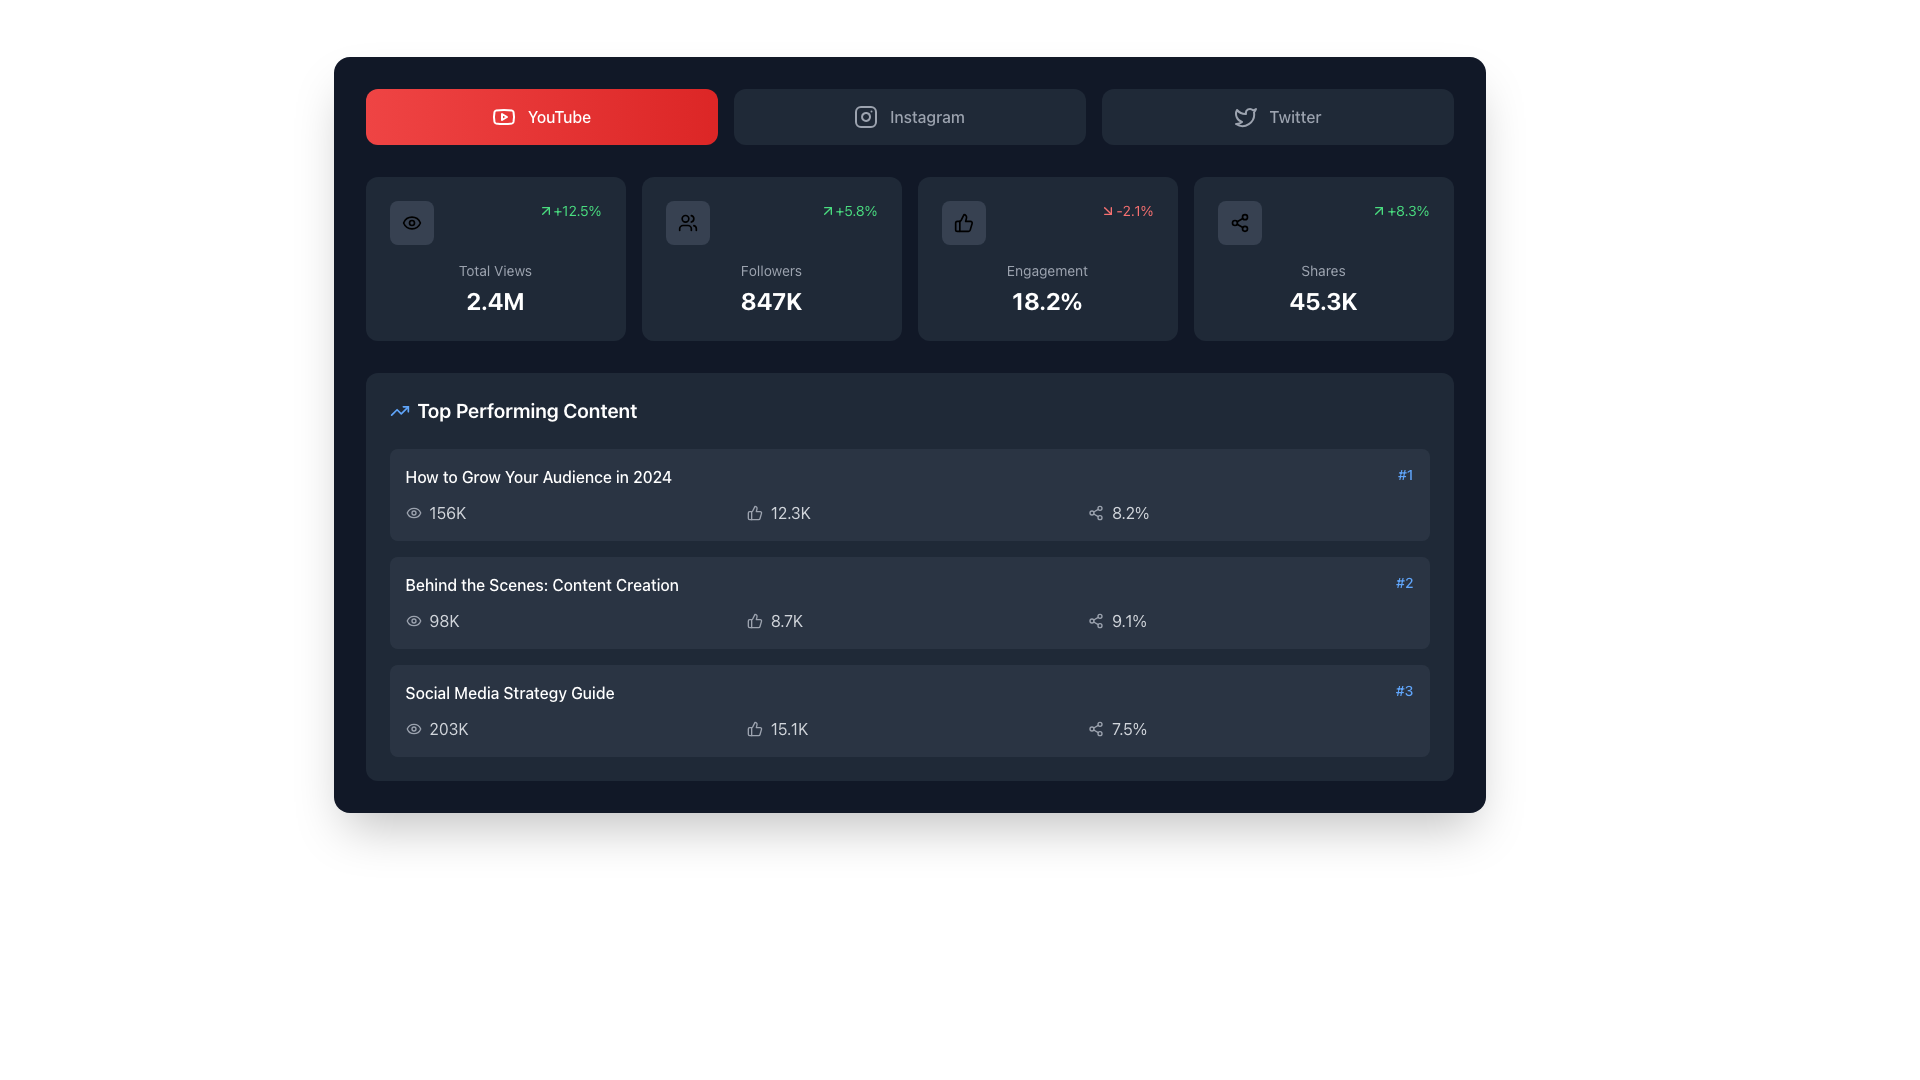 The image size is (1920, 1080). Describe the element at coordinates (1095, 729) in the screenshot. I see `the small gray share icon located in the 'Top Performing Content' section, positioned to the left of the text '7.5%'` at that location.